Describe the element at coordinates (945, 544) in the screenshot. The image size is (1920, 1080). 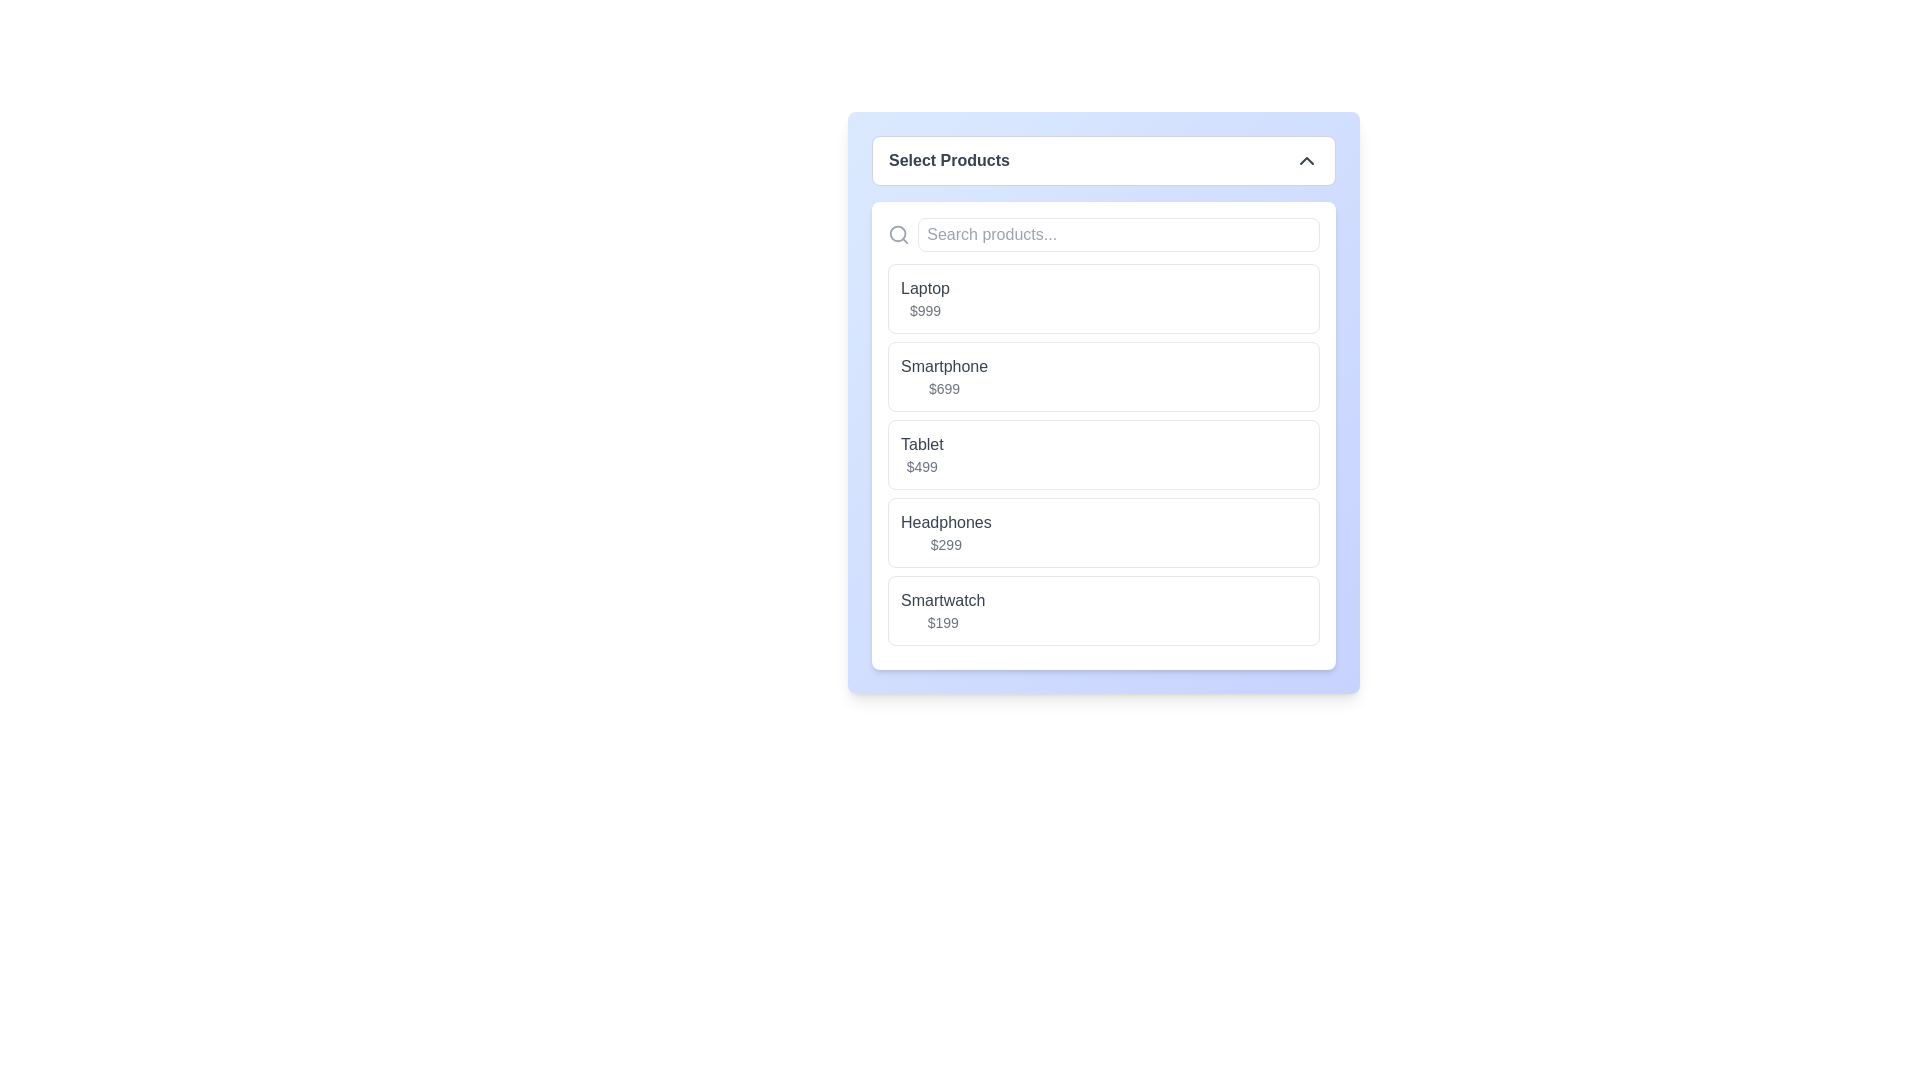
I see `the price displayed for the 'Headphones' product, which is the fourth item` at that location.